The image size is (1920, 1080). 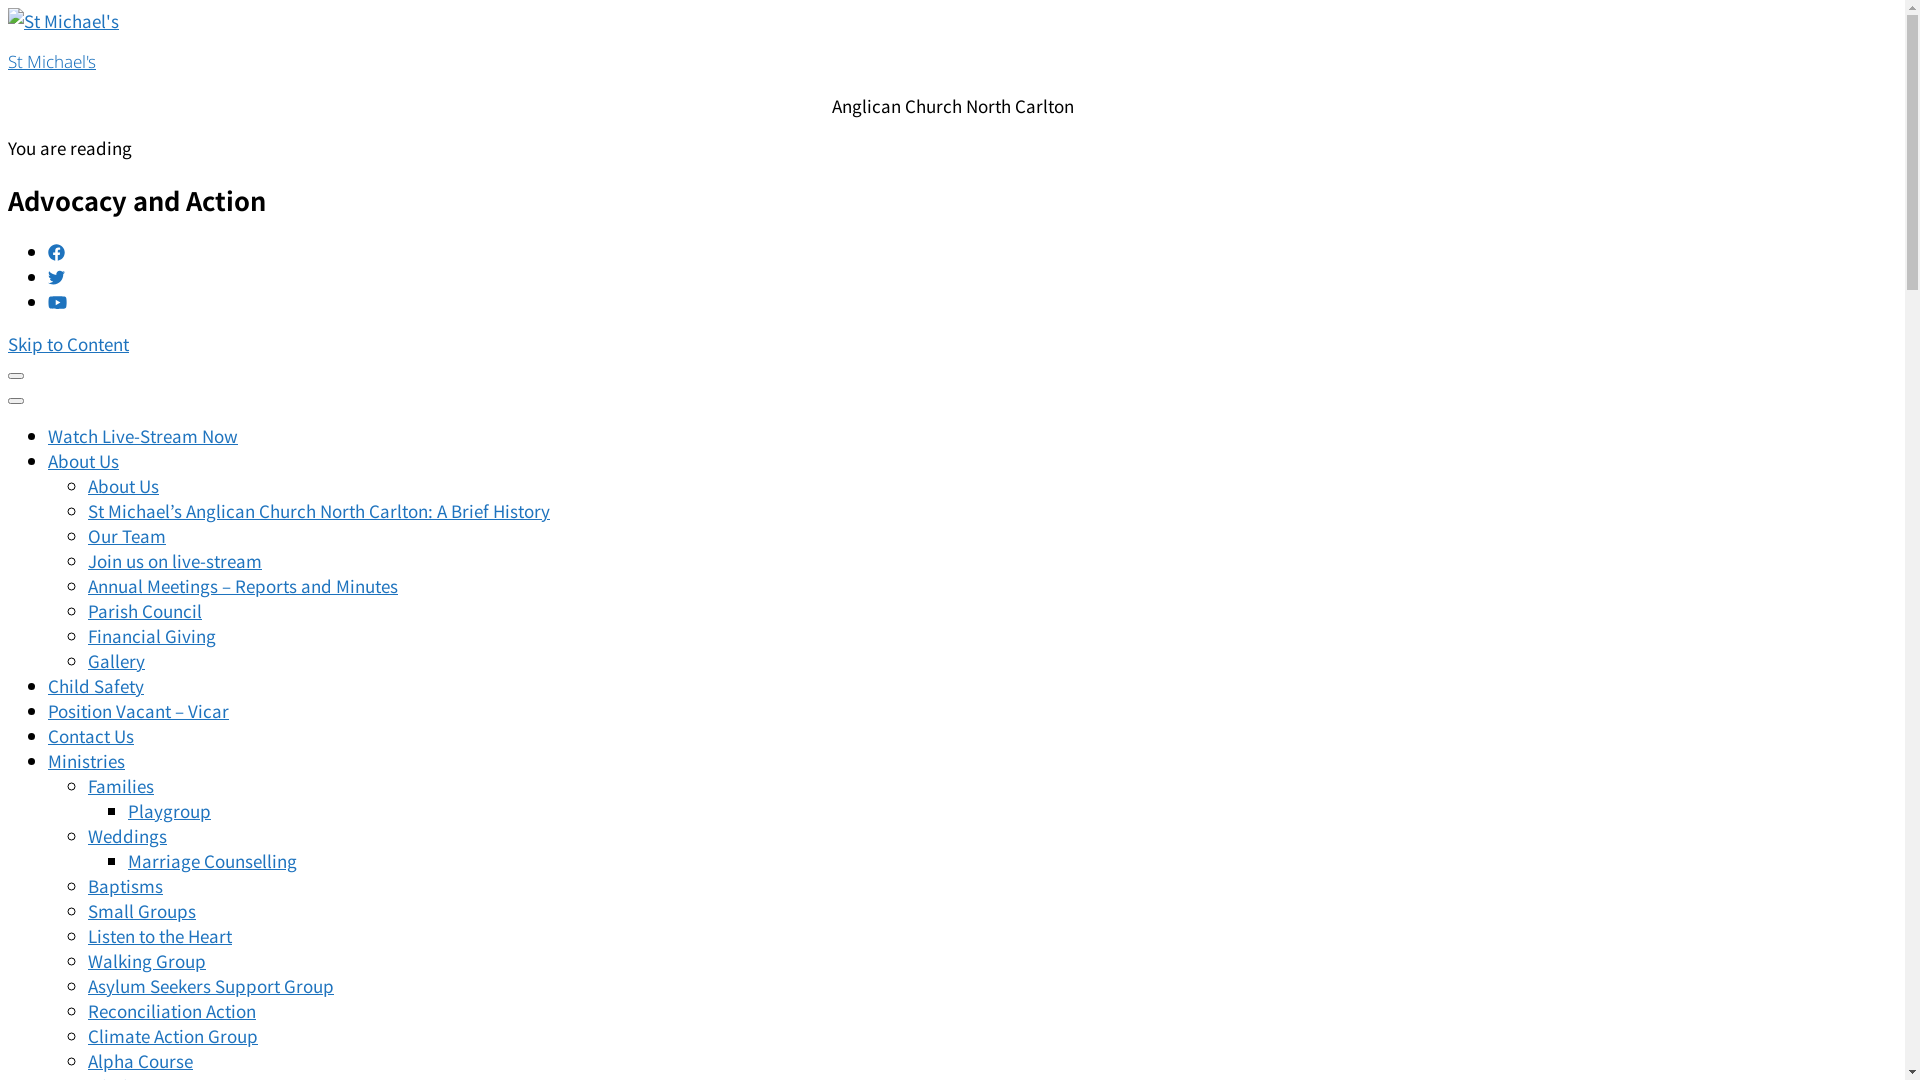 What do you see at coordinates (172, 1010) in the screenshot?
I see `'Reconciliation Action'` at bounding box center [172, 1010].